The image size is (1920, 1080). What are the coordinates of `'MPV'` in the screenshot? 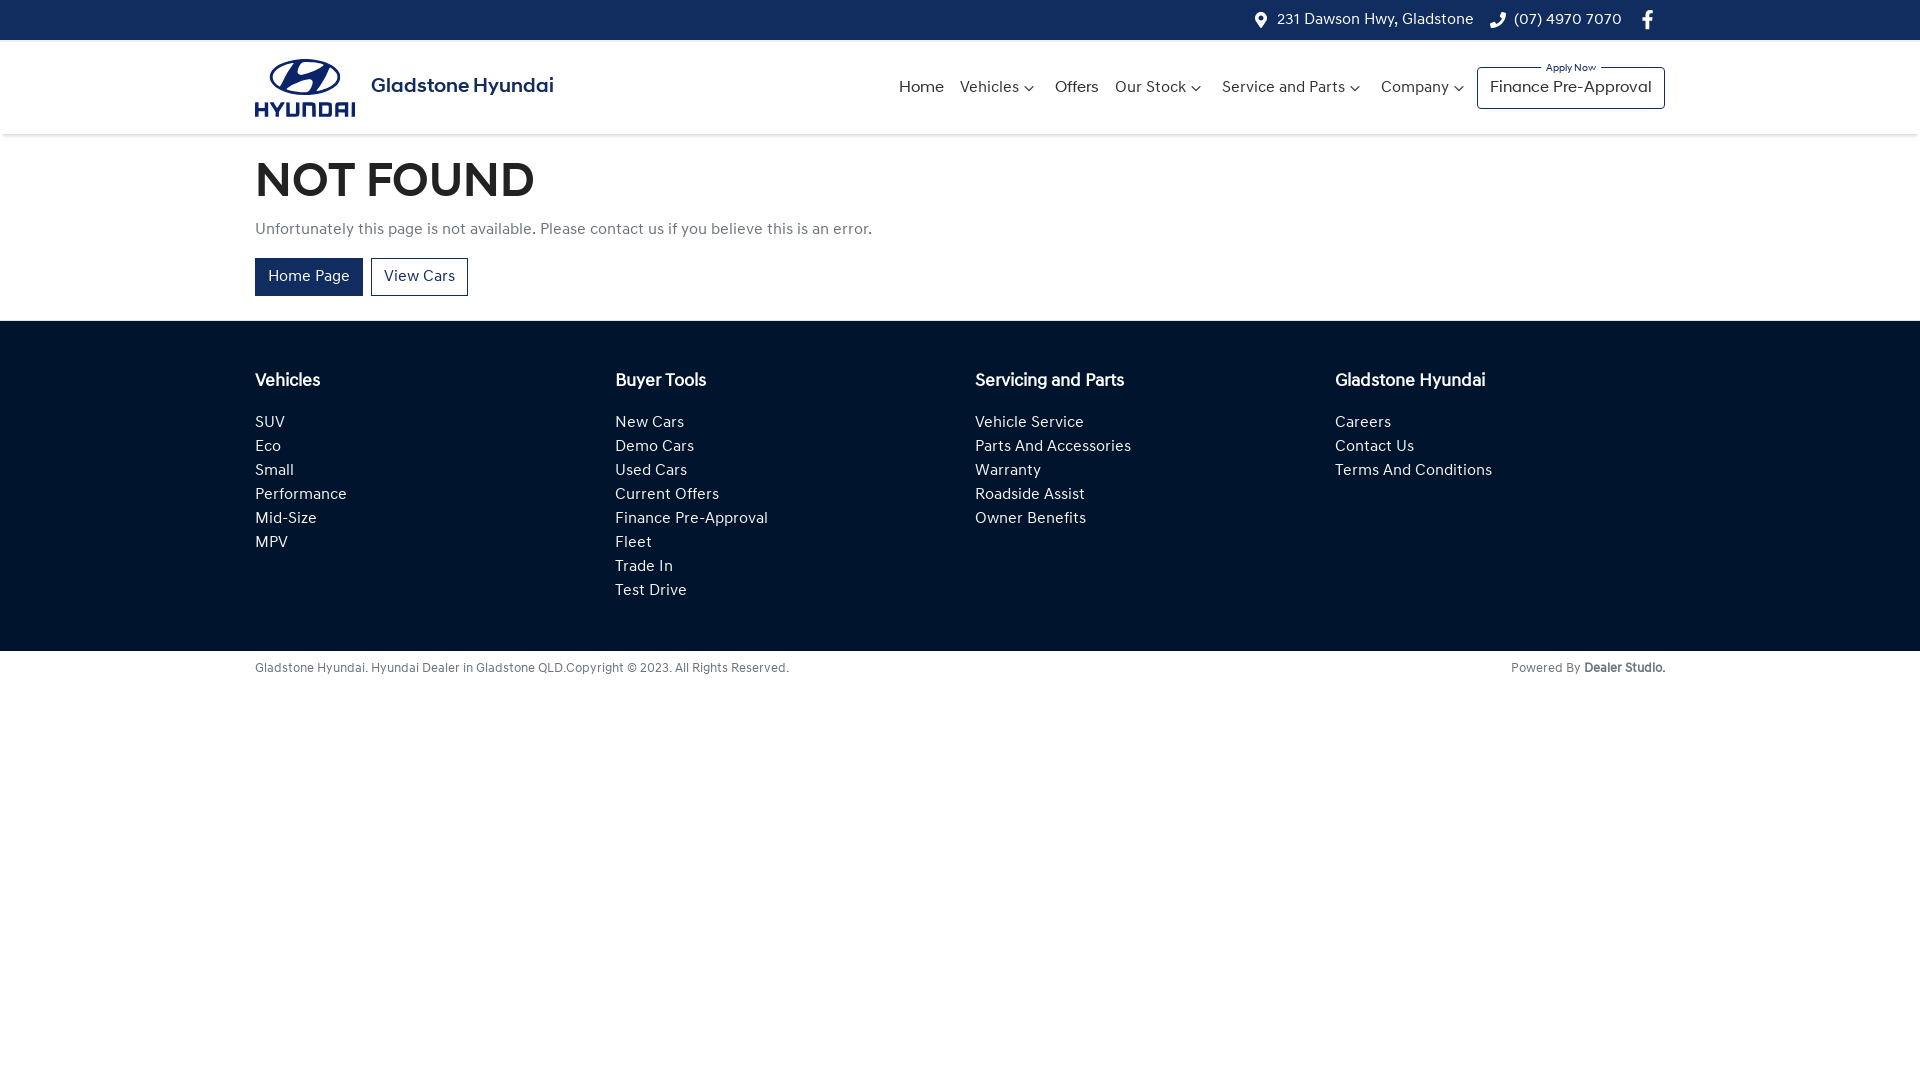 It's located at (270, 543).